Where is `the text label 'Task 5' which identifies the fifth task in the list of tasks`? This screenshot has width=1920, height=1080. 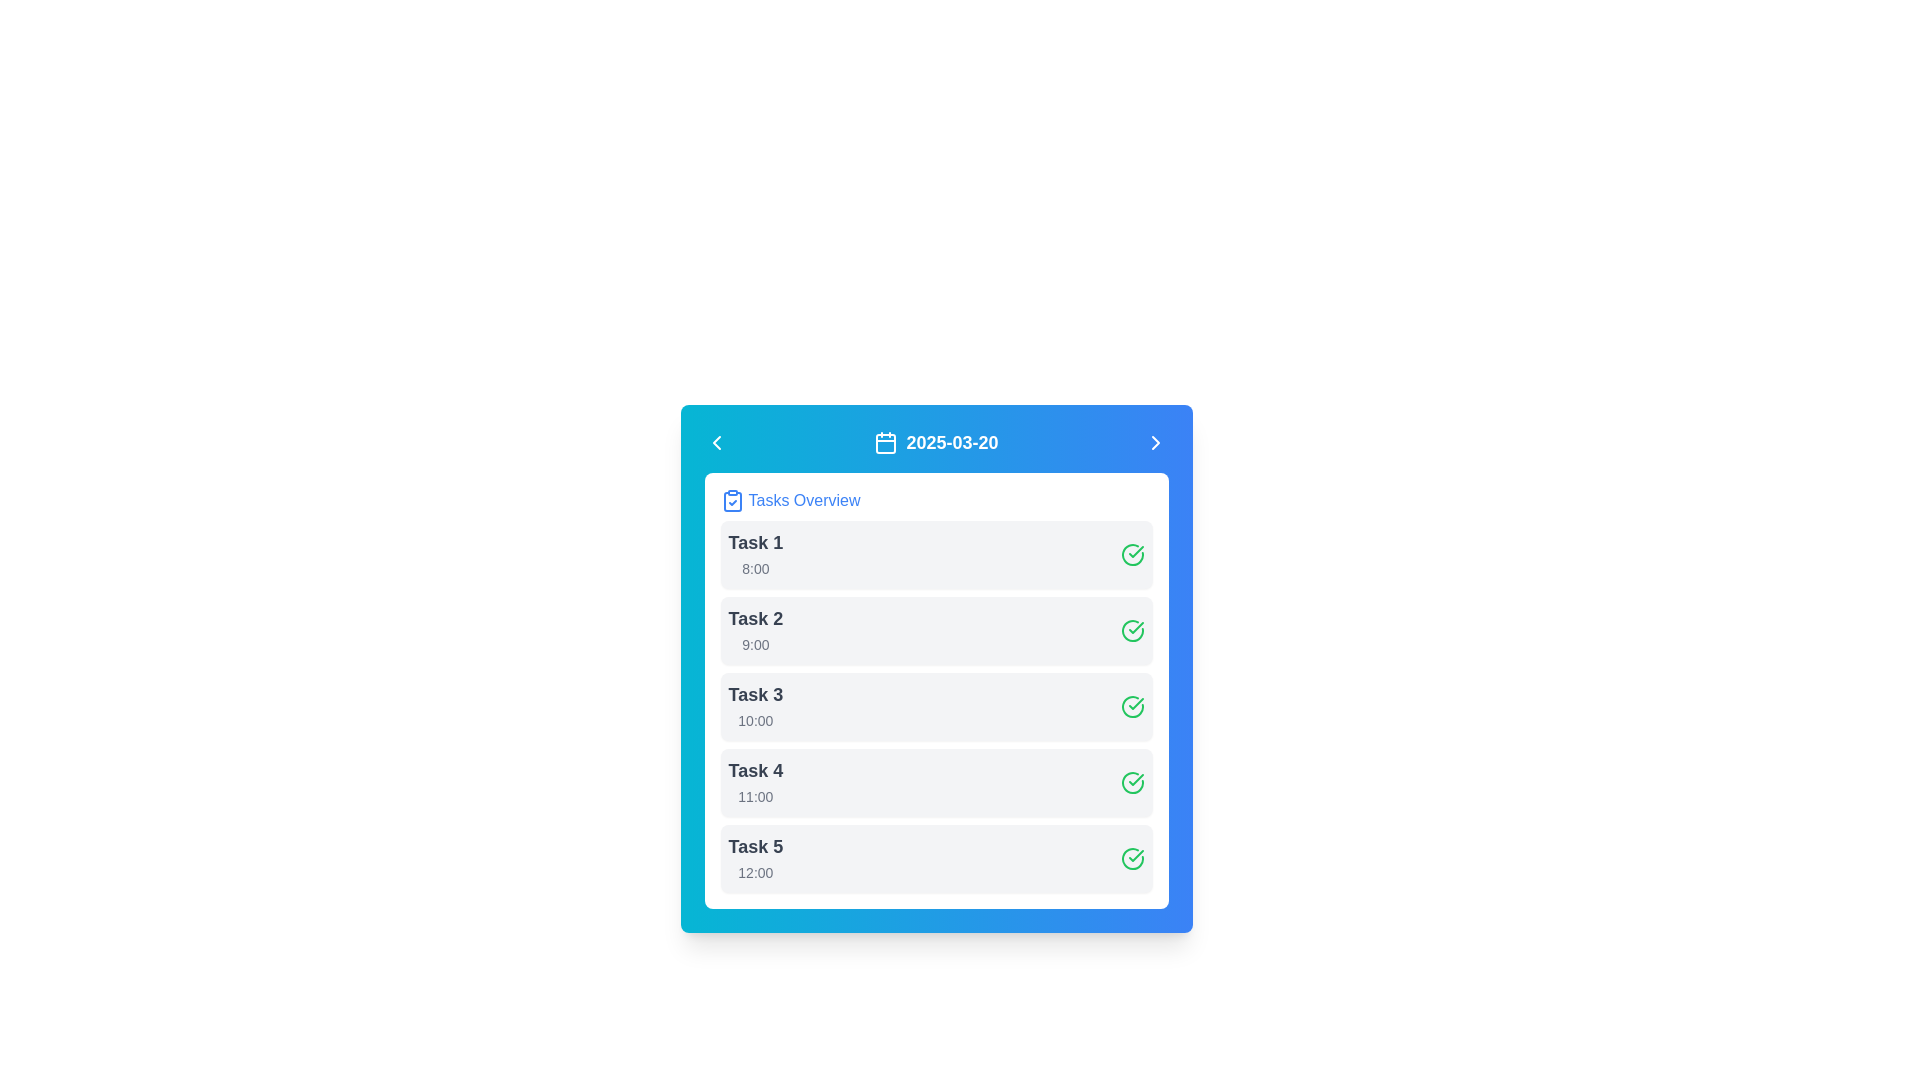
the text label 'Task 5' which identifies the fifth task in the list of tasks is located at coordinates (754, 847).